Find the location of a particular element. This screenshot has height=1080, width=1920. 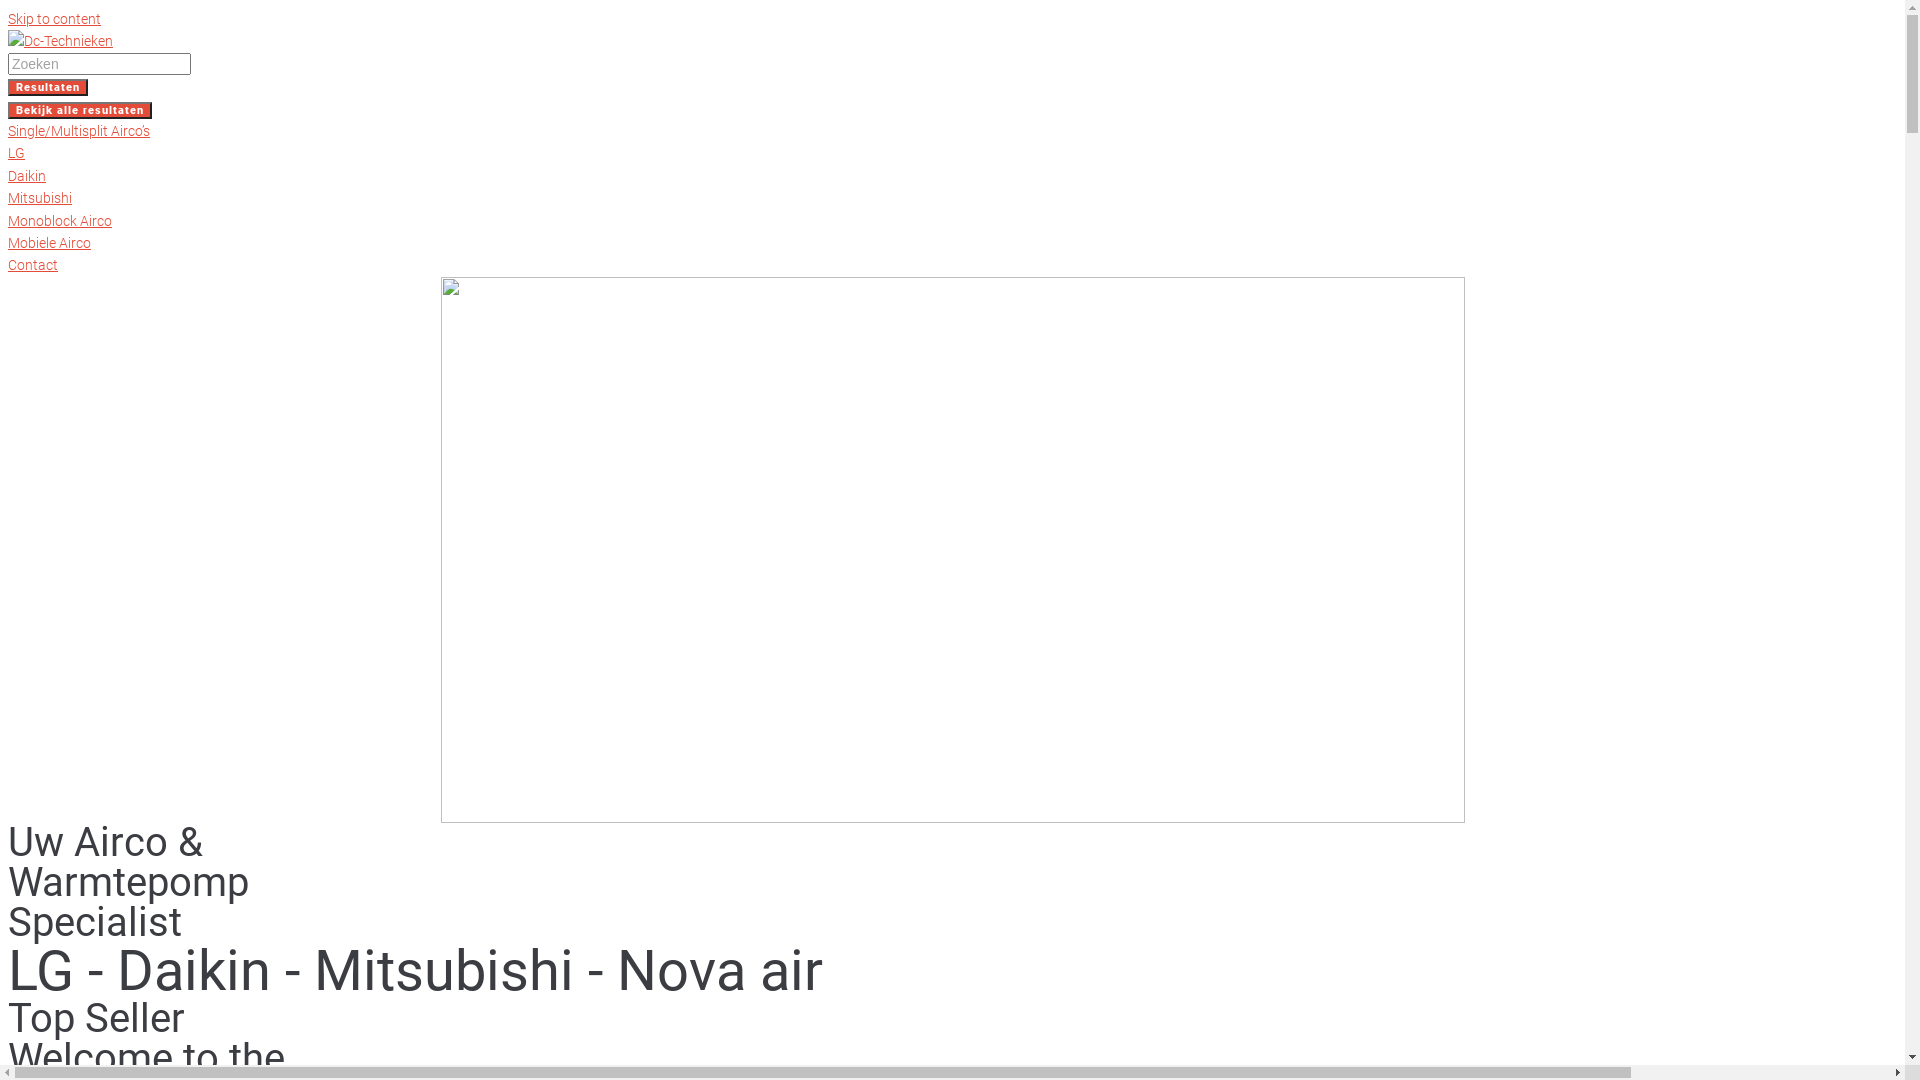

'Monoblock Airco' is located at coordinates (59, 220).